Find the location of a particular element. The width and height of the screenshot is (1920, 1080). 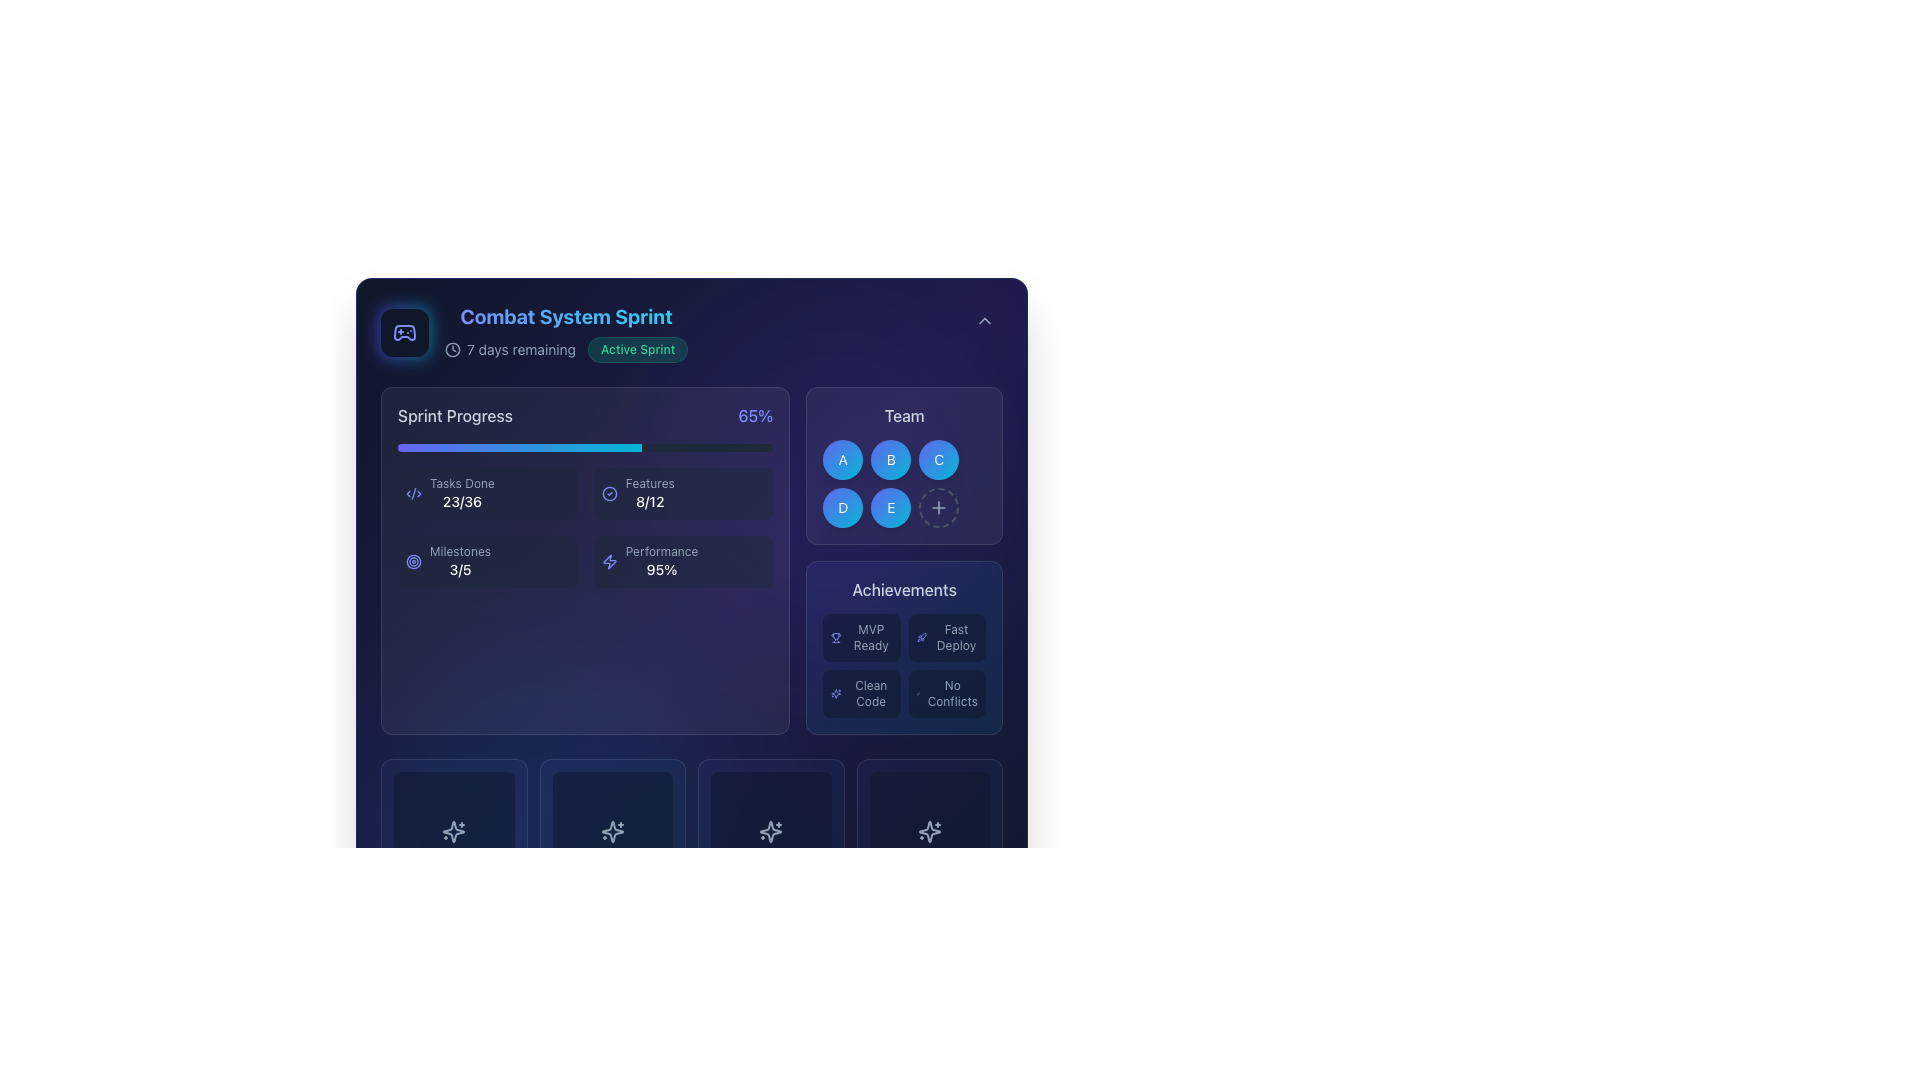

the decorative star-like icon located in the second column of the bottom row of the grid layout is located at coordinates (770, 832).